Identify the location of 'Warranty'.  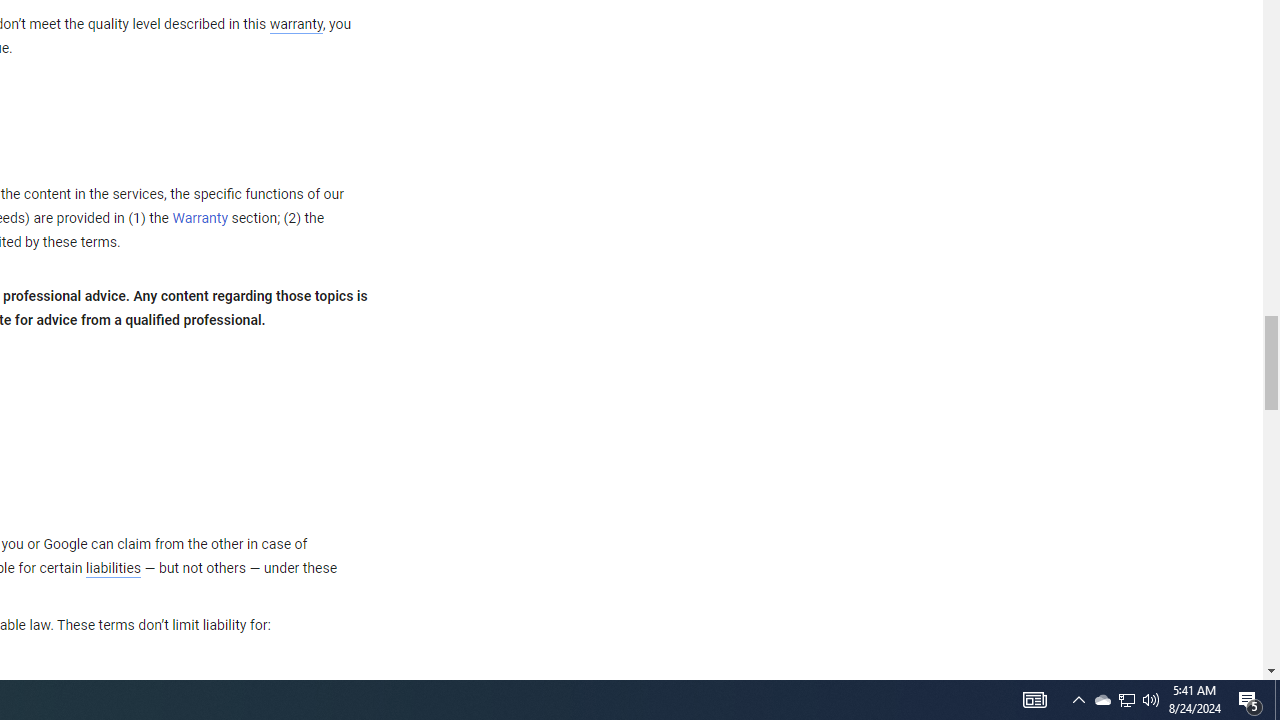
(200, 219).